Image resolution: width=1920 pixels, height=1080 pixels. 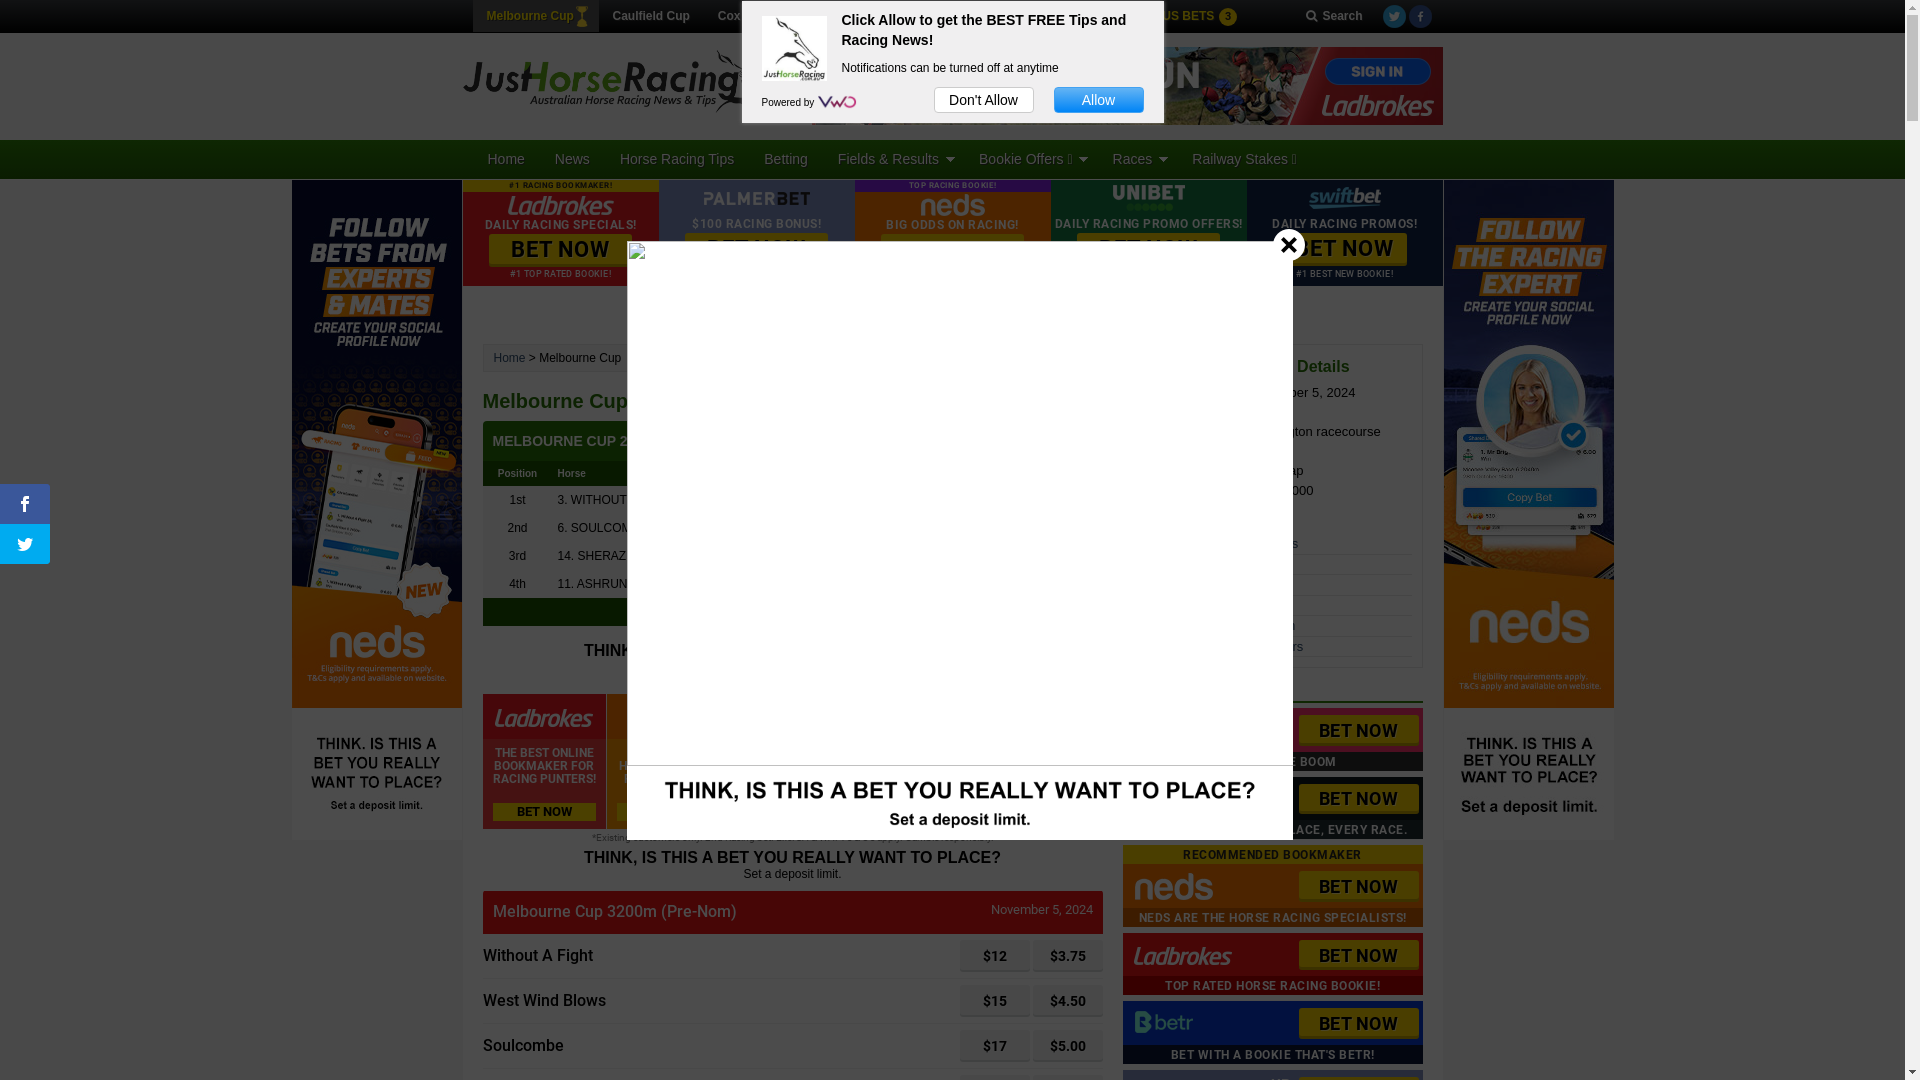 What do you see at coordinates (994, 1044) in the screenshot?
I see `'$17'` at bounding box center [994, 1044].